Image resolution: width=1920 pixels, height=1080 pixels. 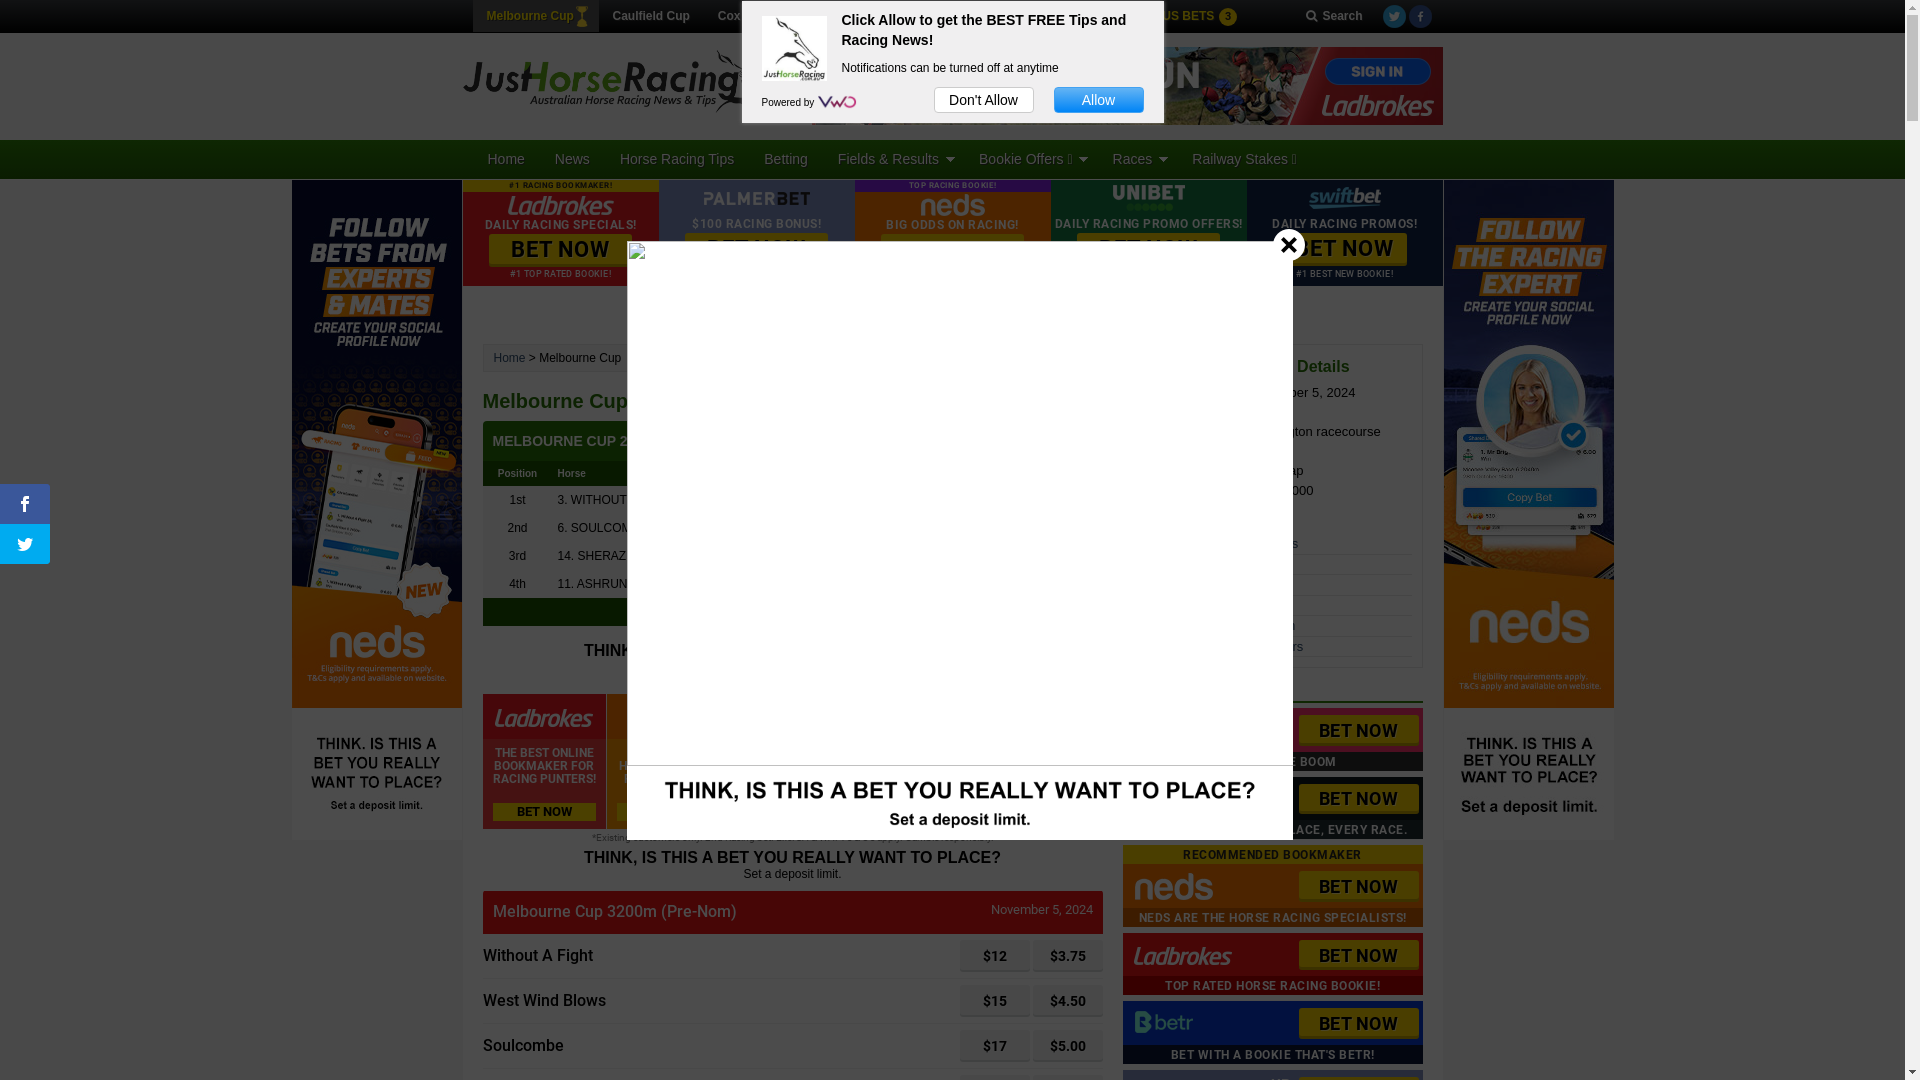 What do you see at coordinates (994, 1044) in the screenshot?
I see `'$17'` at bounding box center [994, 1044].